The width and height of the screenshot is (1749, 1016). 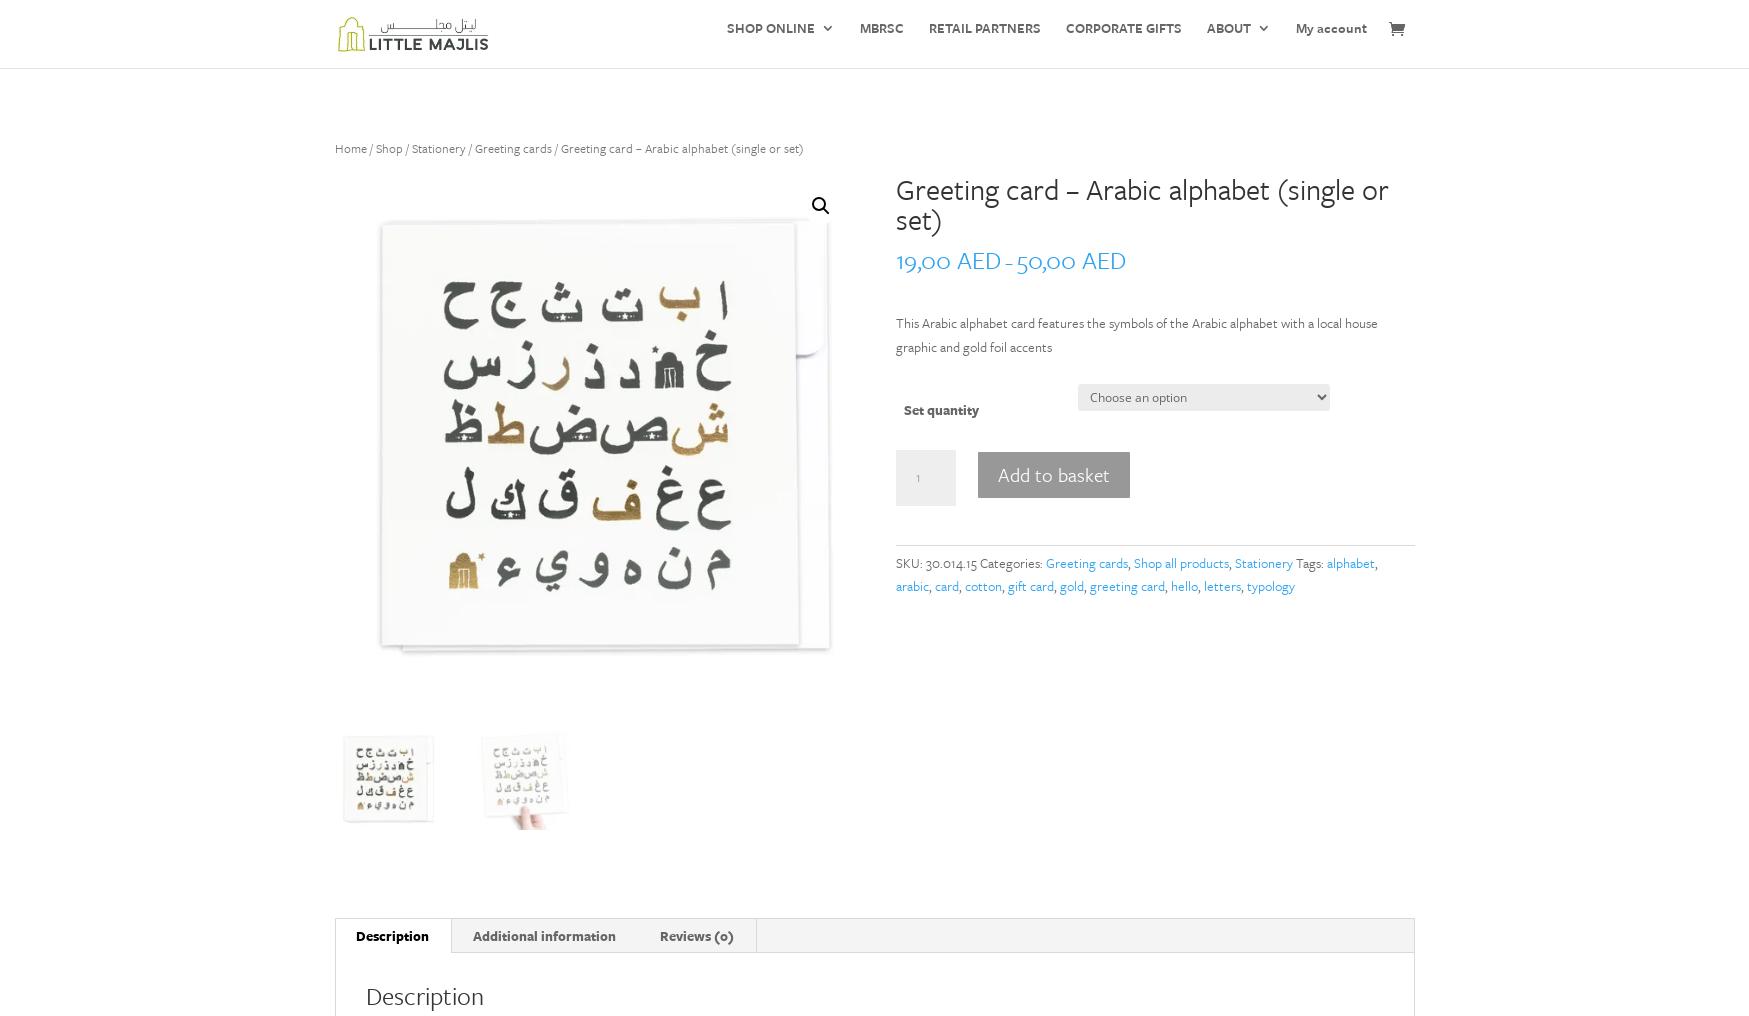 What do you see at coordinates (1033, 281) in the screenshot?
I see `'Jewellery'` at bounding box center [1033, 281].